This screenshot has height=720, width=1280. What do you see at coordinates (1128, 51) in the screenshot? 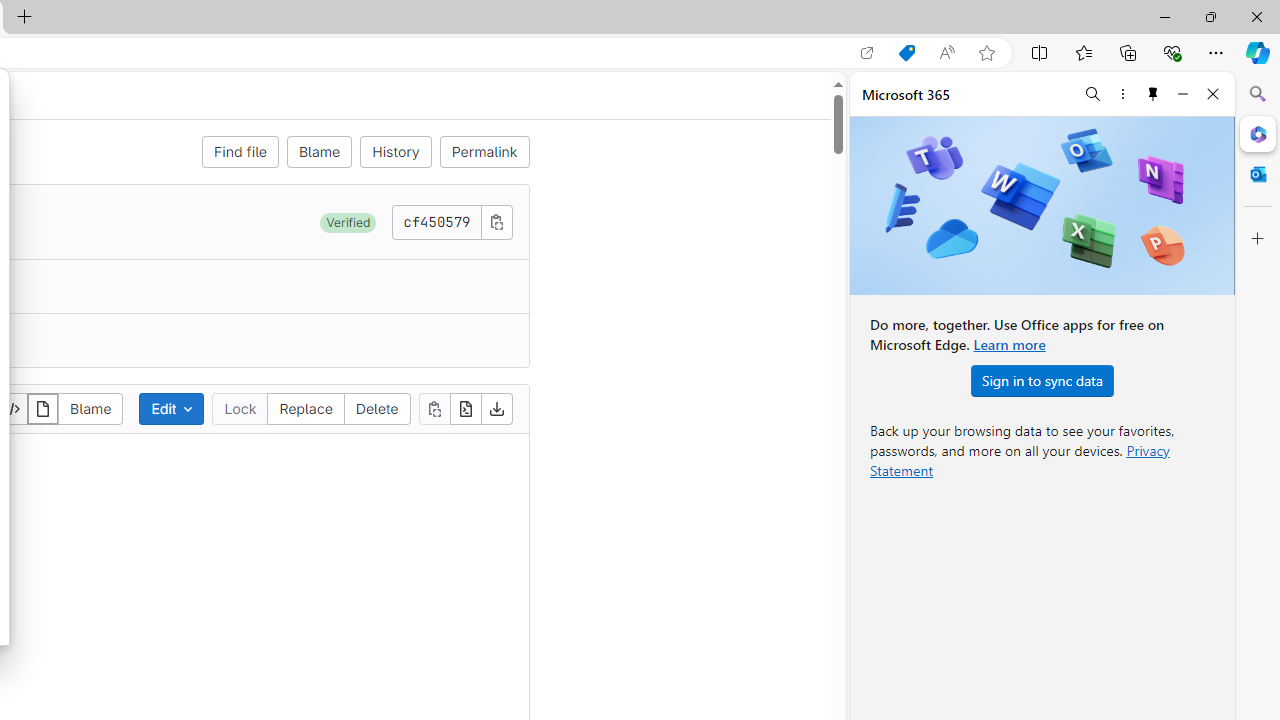
I see `'Collections'` at bounding box center [1128, 51].